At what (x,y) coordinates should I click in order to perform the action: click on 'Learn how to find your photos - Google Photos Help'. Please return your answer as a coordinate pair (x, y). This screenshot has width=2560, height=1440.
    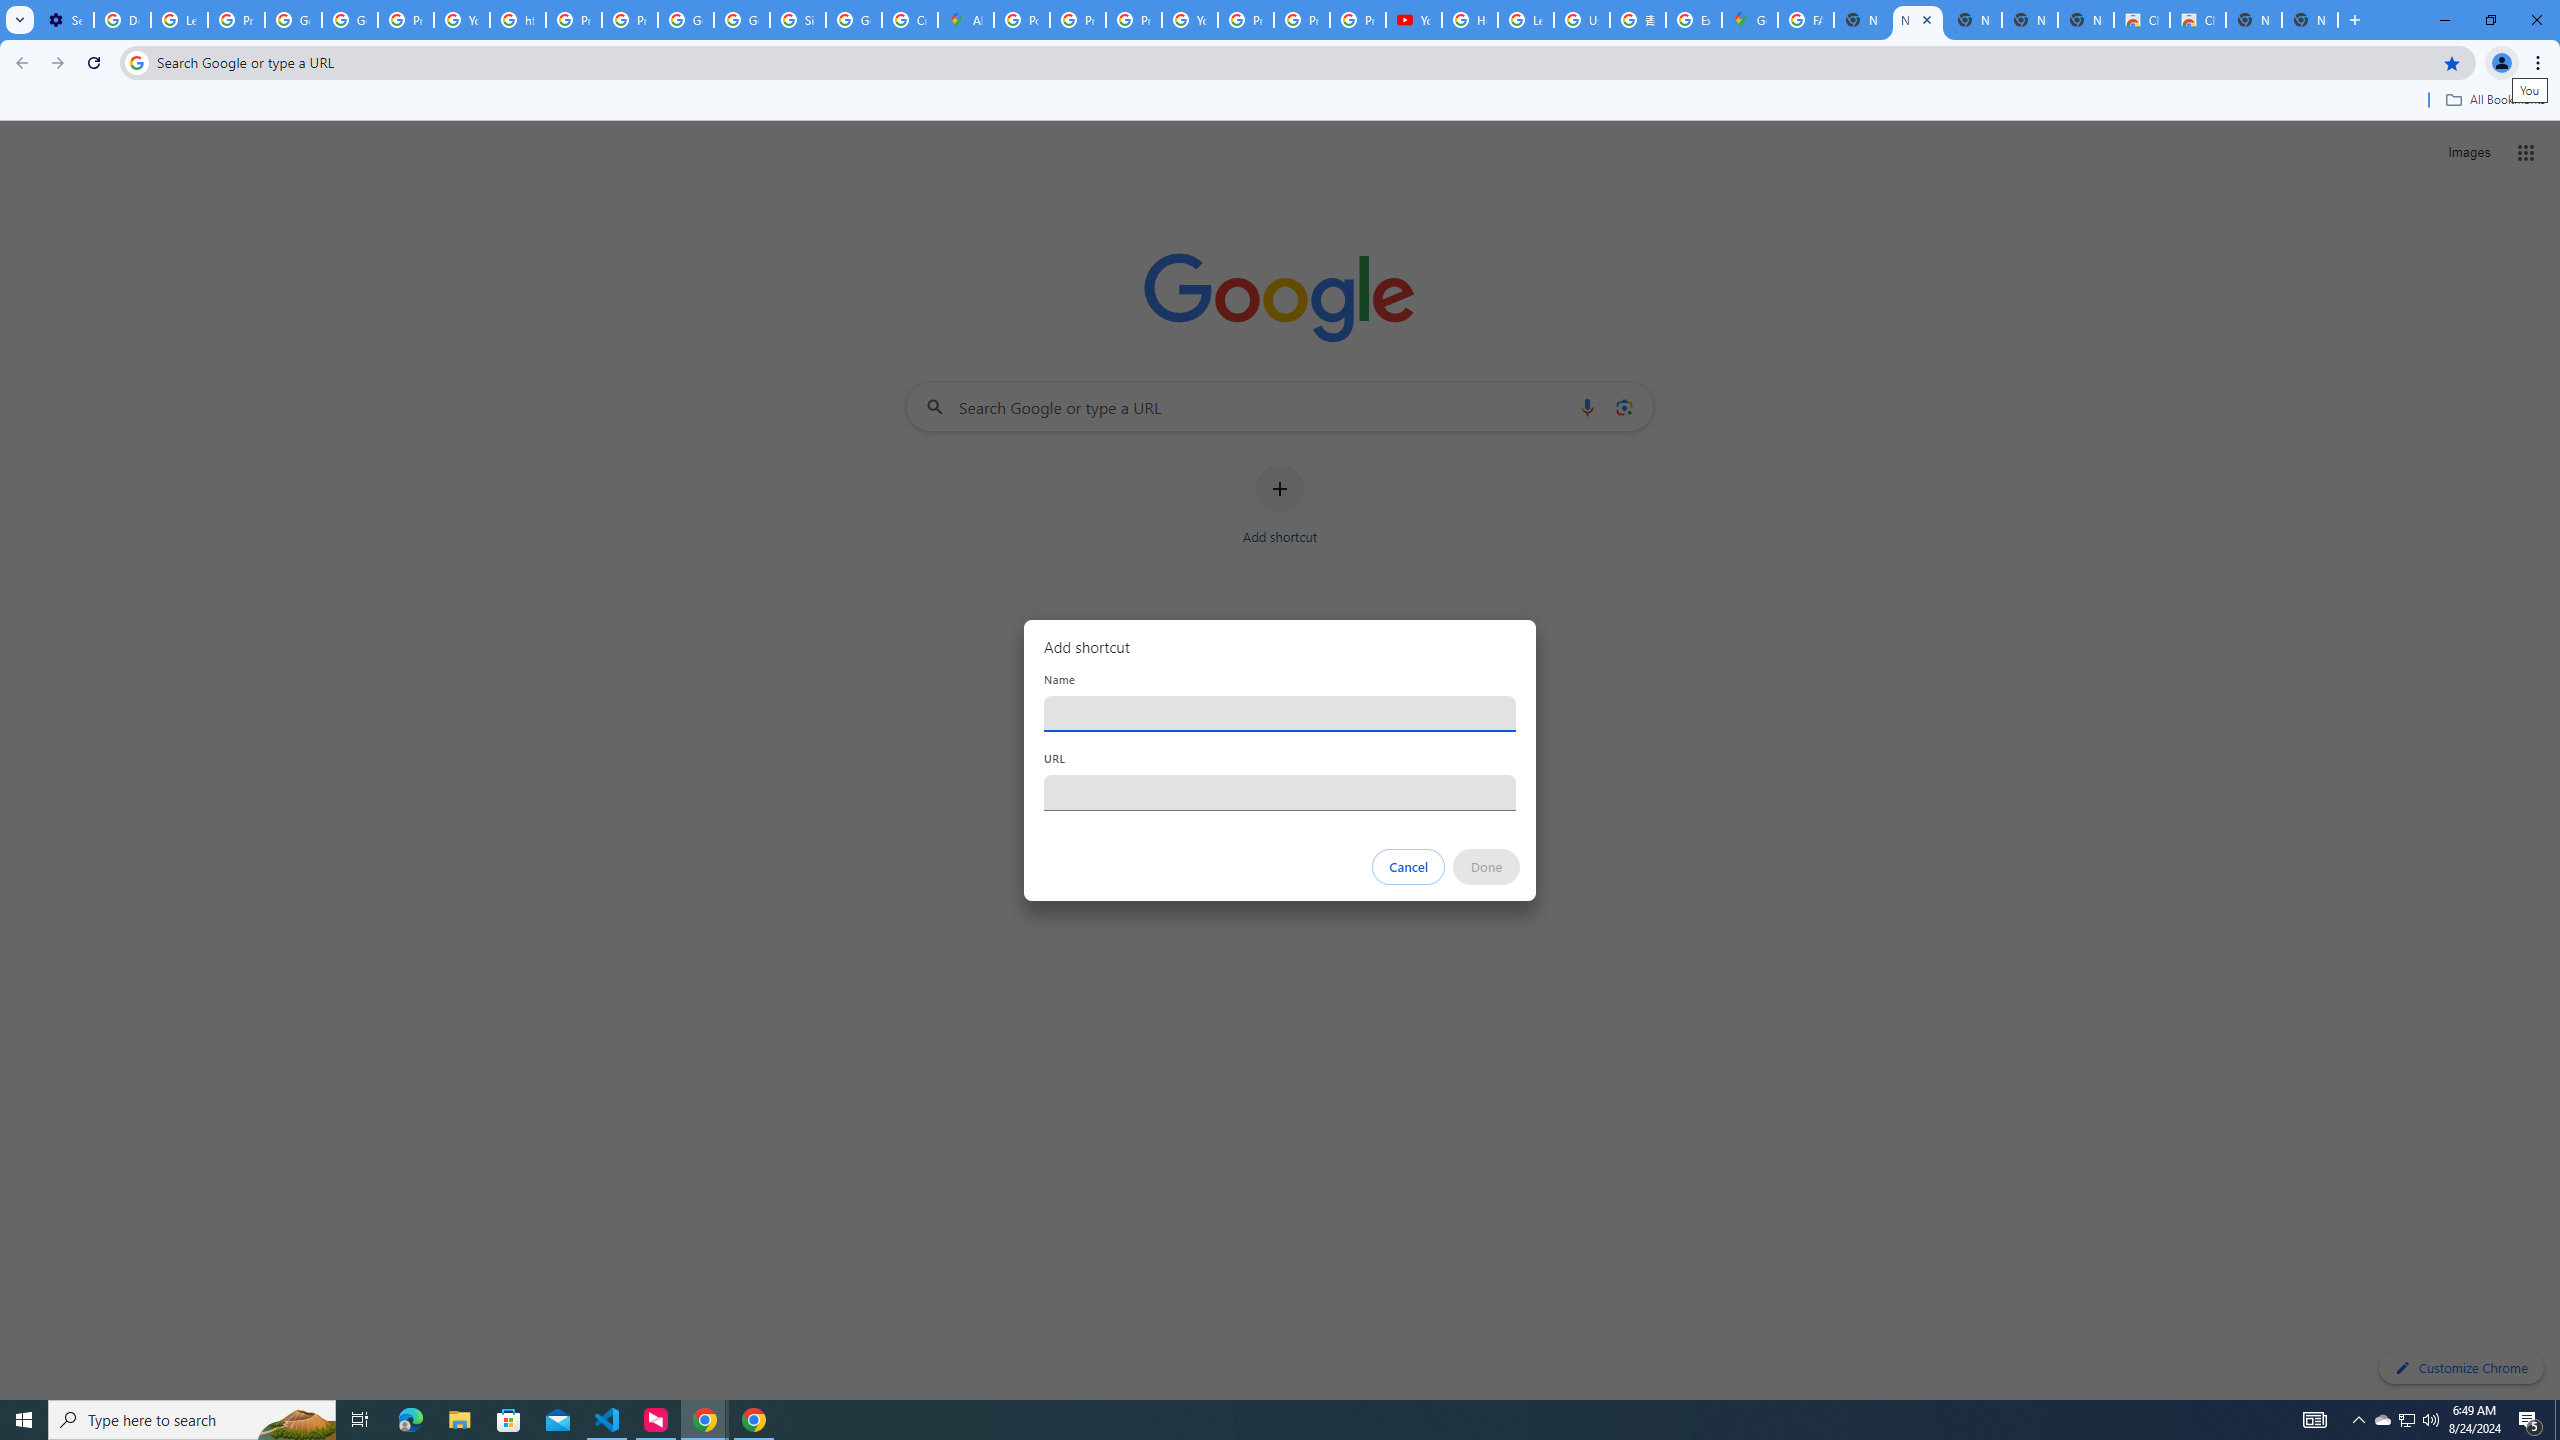
    Looking at the image, I should click on (179, 19).